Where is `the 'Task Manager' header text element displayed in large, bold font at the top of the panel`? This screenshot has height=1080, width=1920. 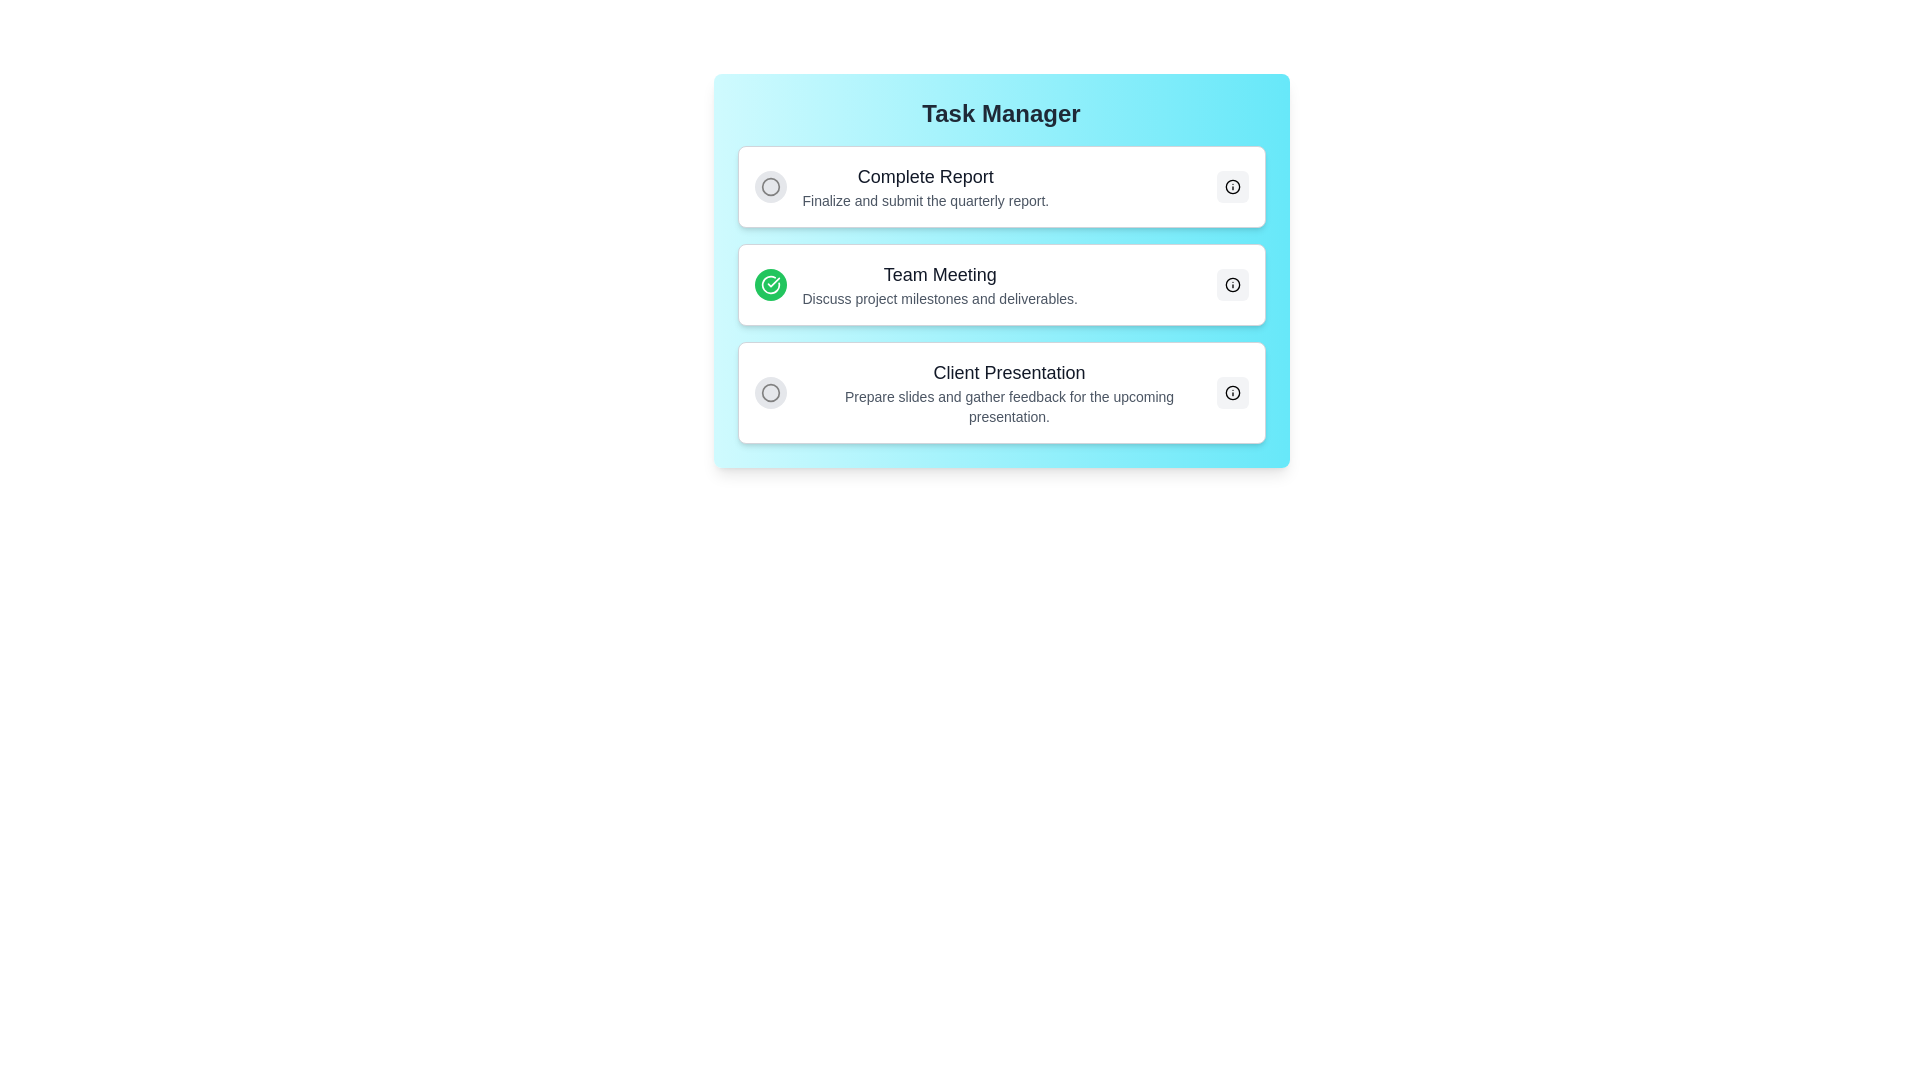 the 'Task Manager' header text element displayed in large, bold font at the top of the panel is located at coordinates (1001, 114).